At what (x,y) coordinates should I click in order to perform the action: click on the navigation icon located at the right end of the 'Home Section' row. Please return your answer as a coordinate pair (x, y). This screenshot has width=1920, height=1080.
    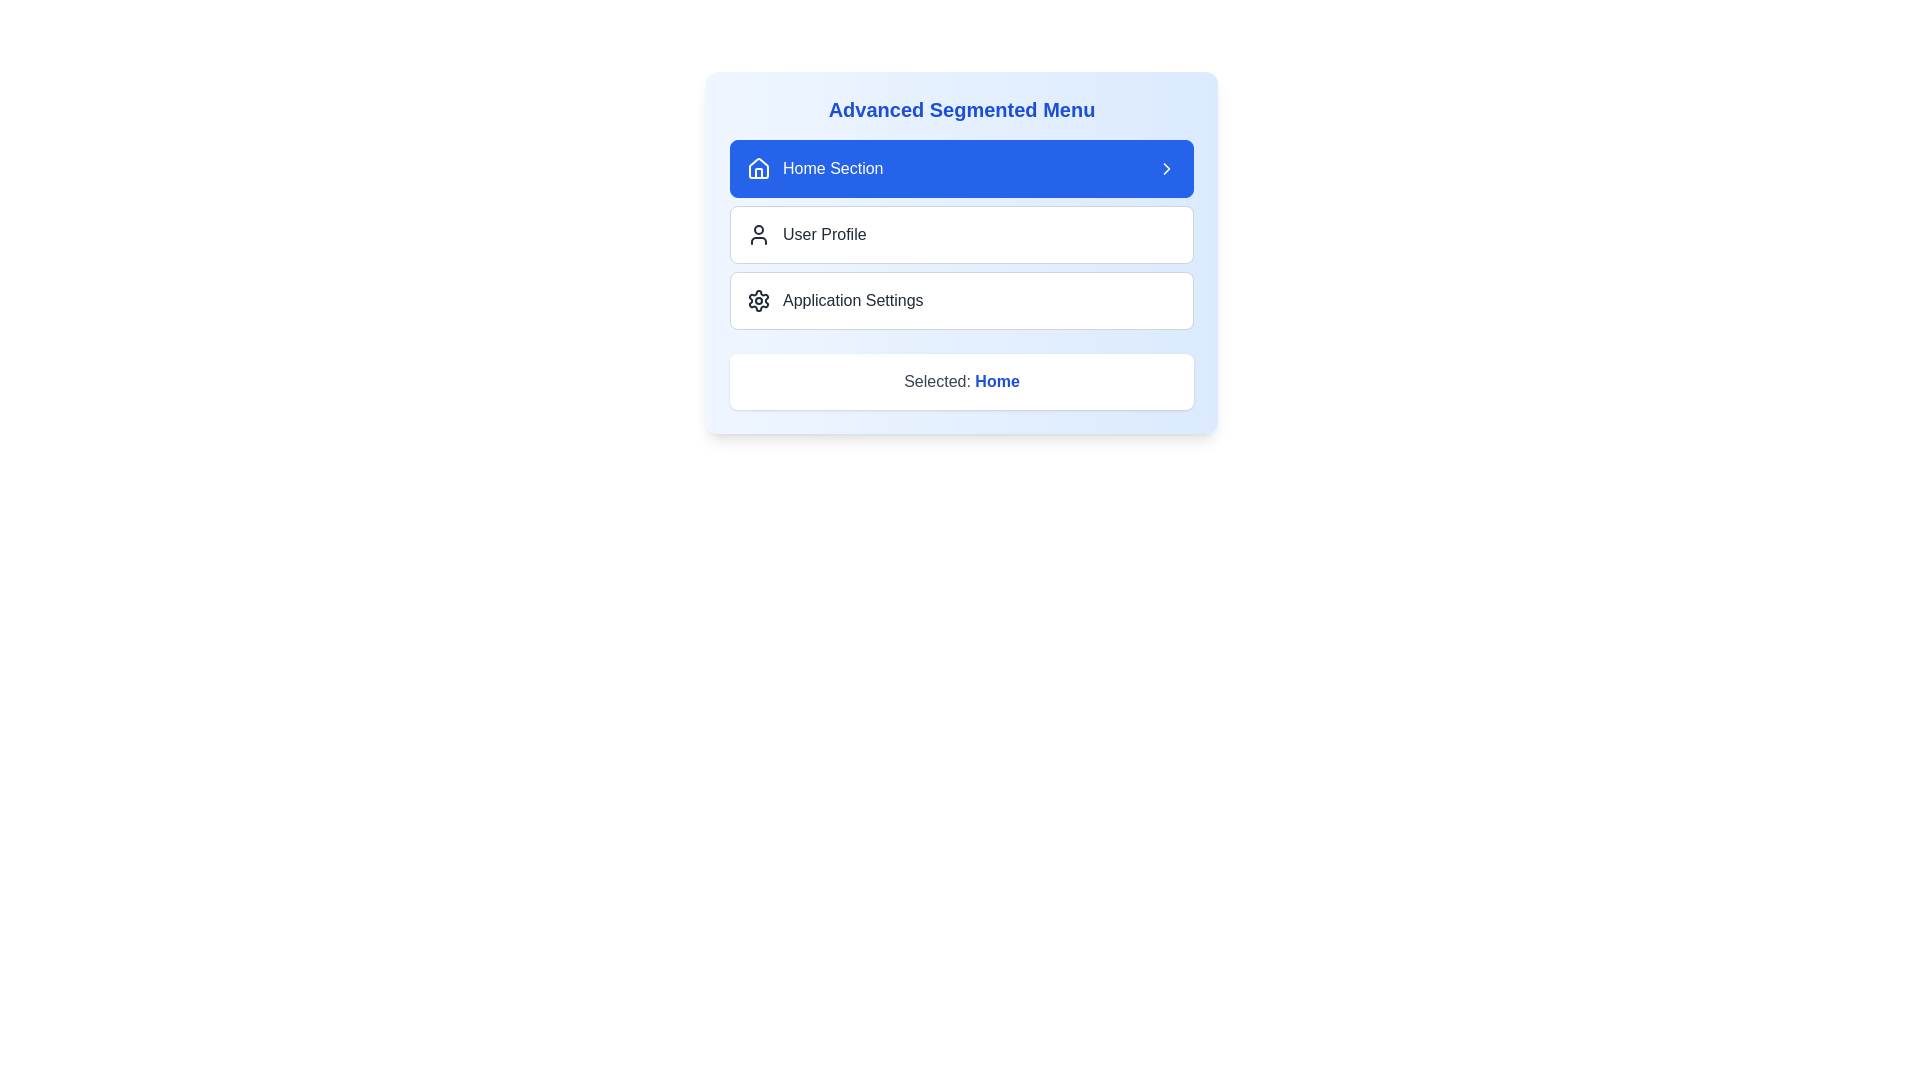
    Looking at the image, I should click on (1166, 168).